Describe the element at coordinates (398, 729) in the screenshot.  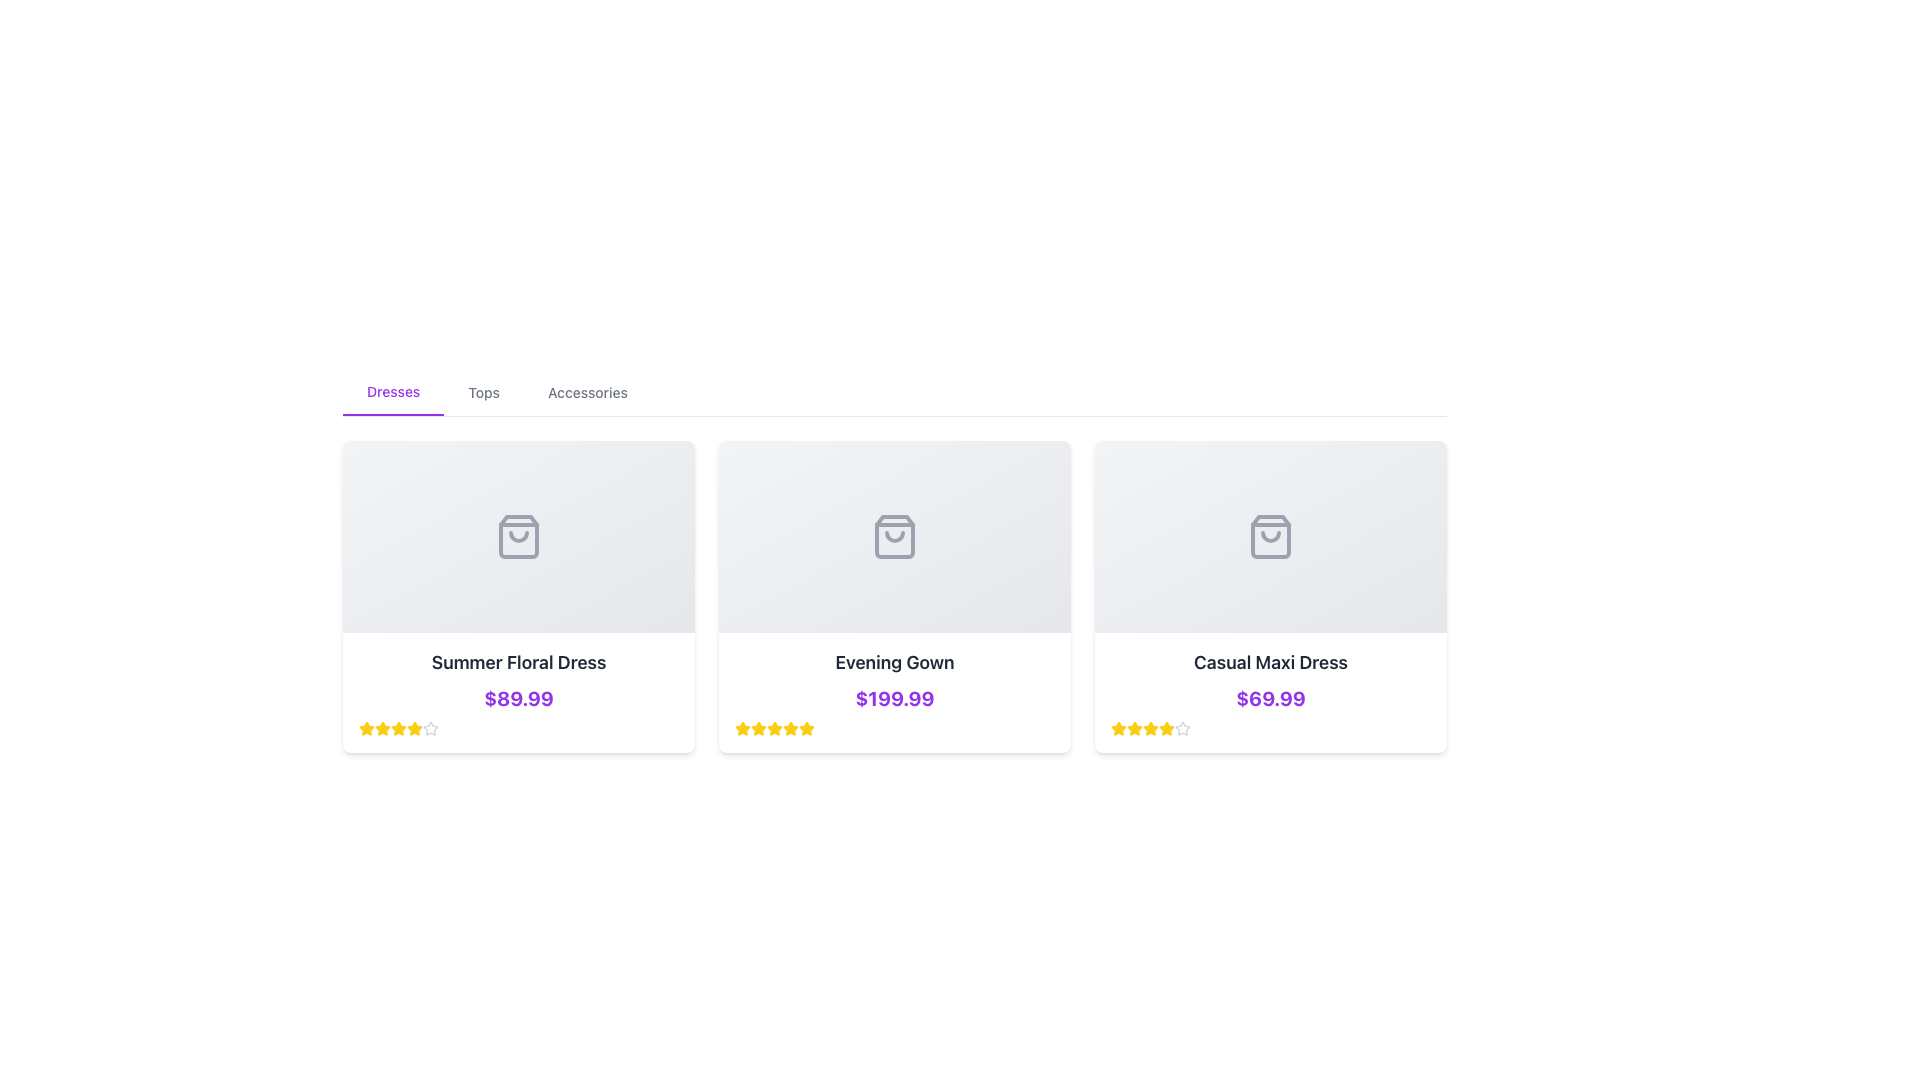
I see `the fourth star icon, which is bright yellow and part of a rating component below the 'Summer Floral Dress' title and price` at that location.